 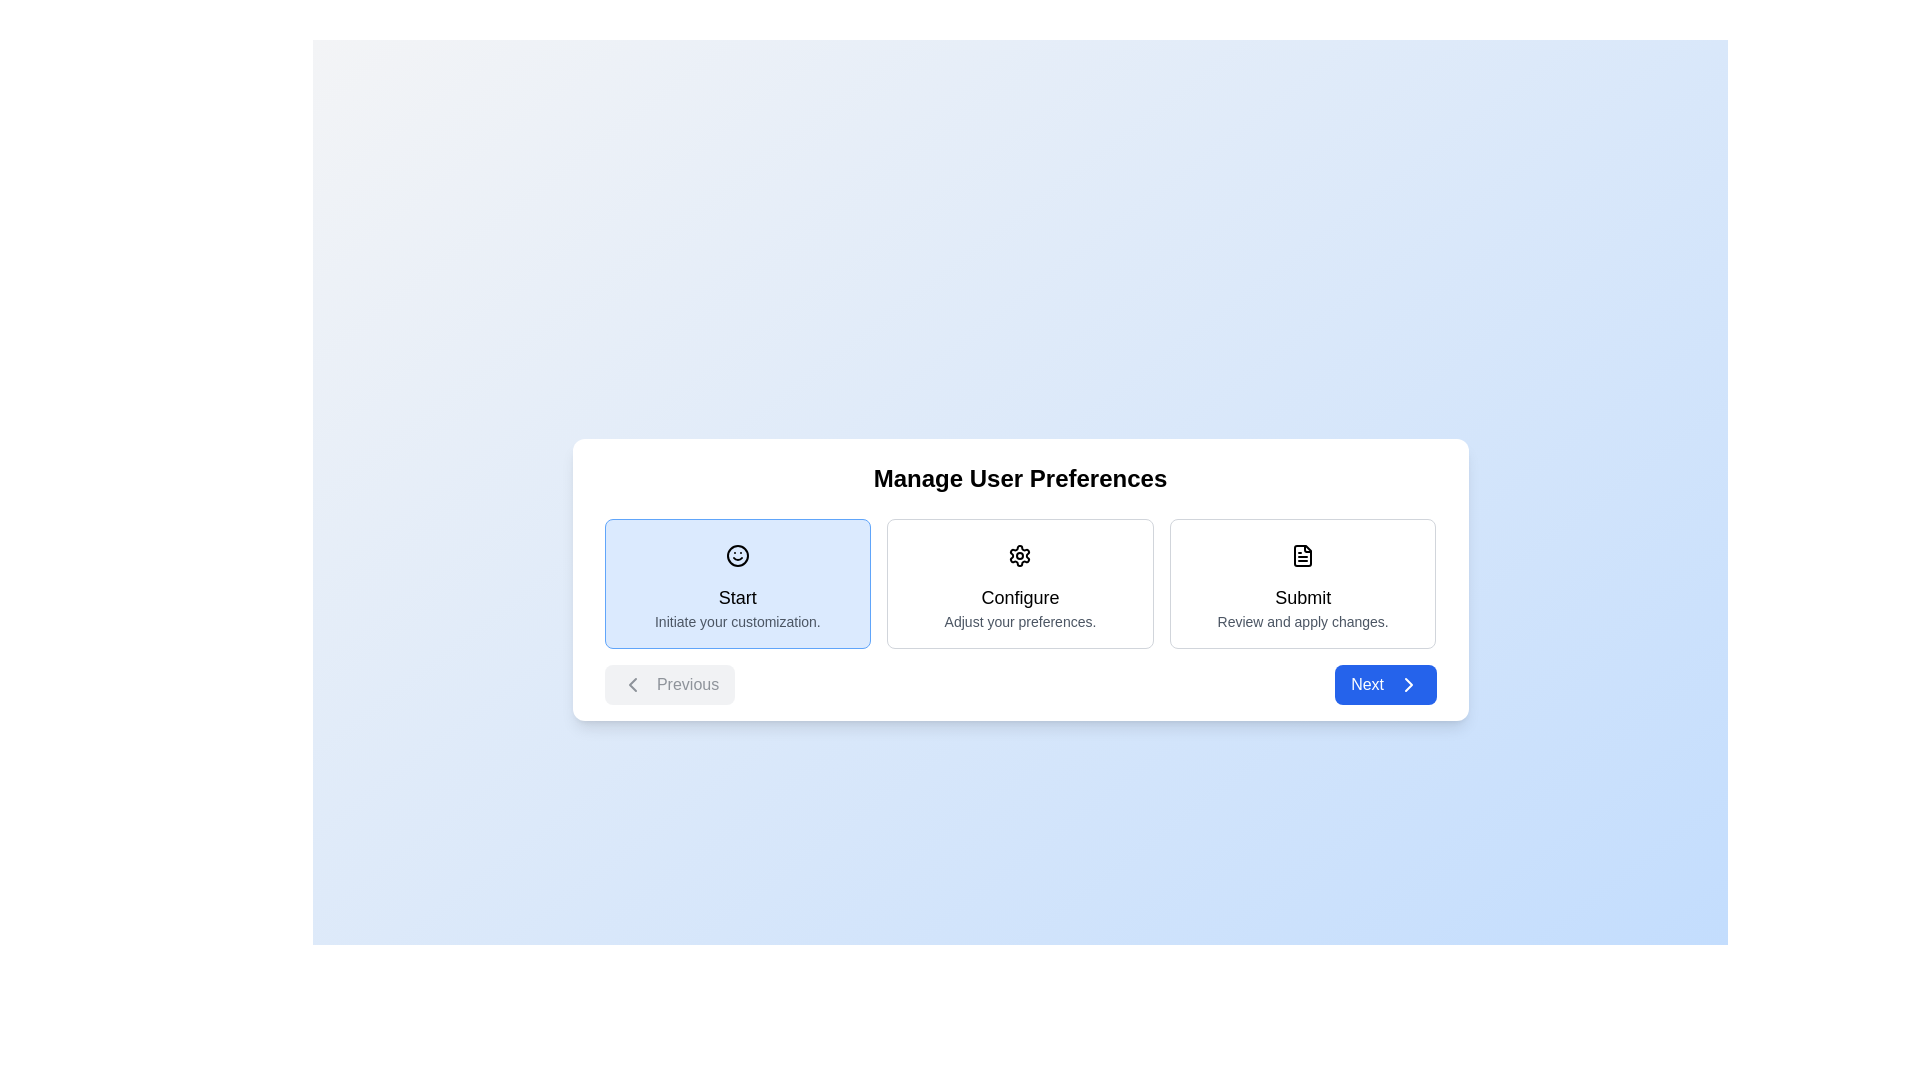 I want to click on the 'Previous' button to navigate to the previous step, so click(x=669, y=683).